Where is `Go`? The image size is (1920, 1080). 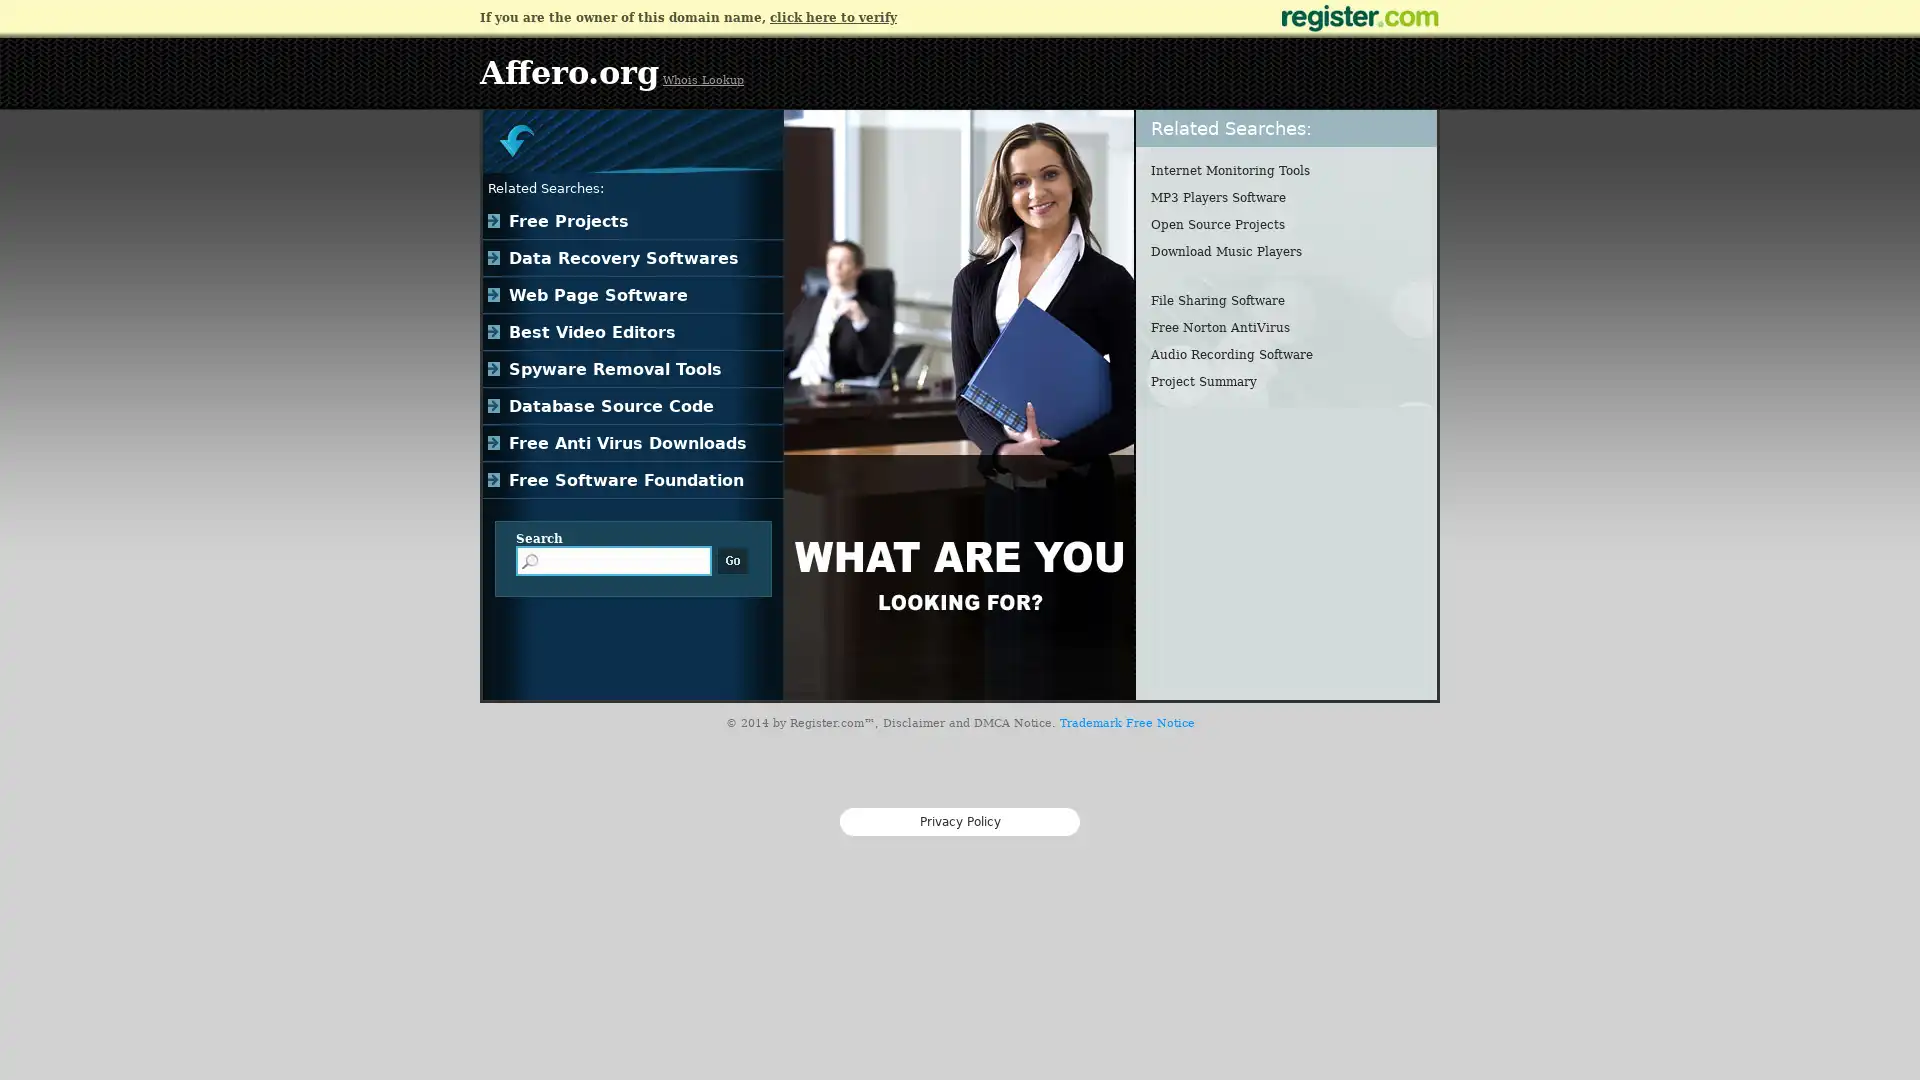 Go is located at coordinates (732, 560).